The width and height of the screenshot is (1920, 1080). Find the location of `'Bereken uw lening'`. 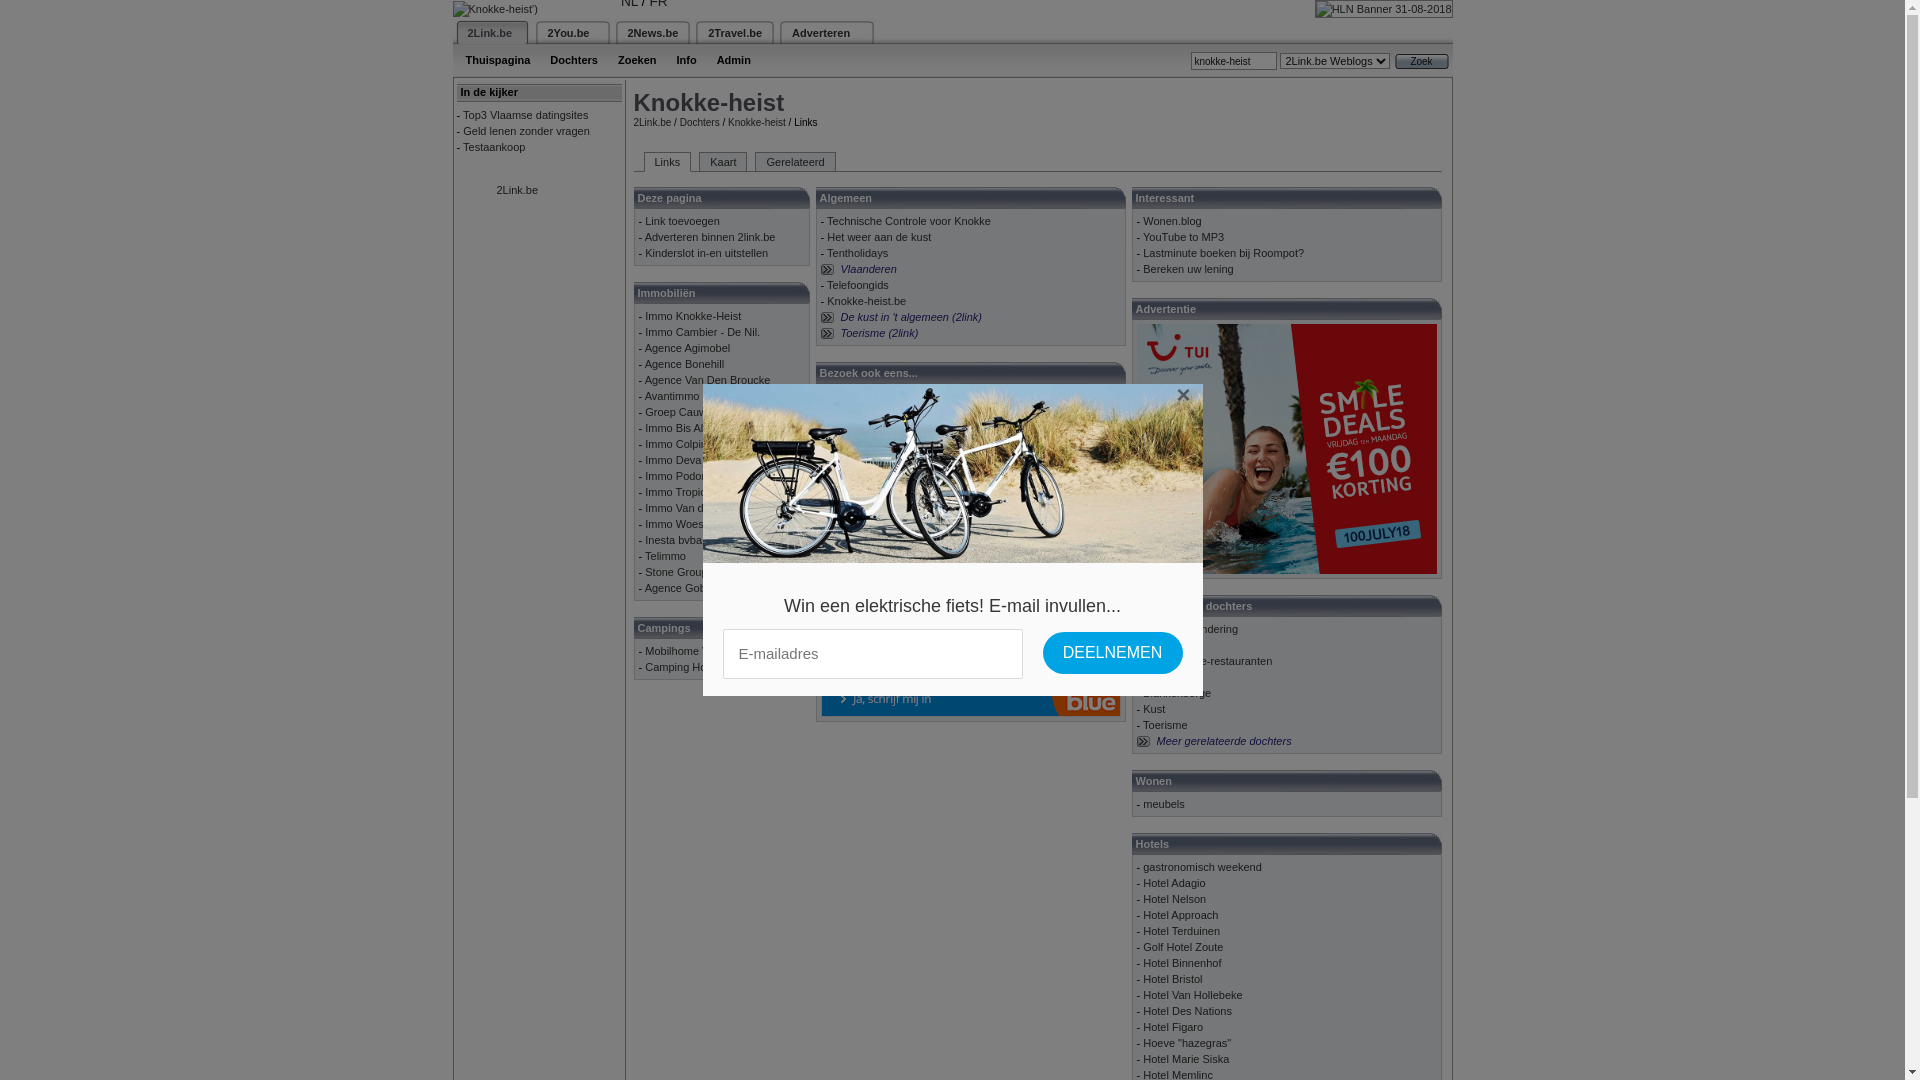

'Bereken uw lening' is located at coordinates (1142, 268).